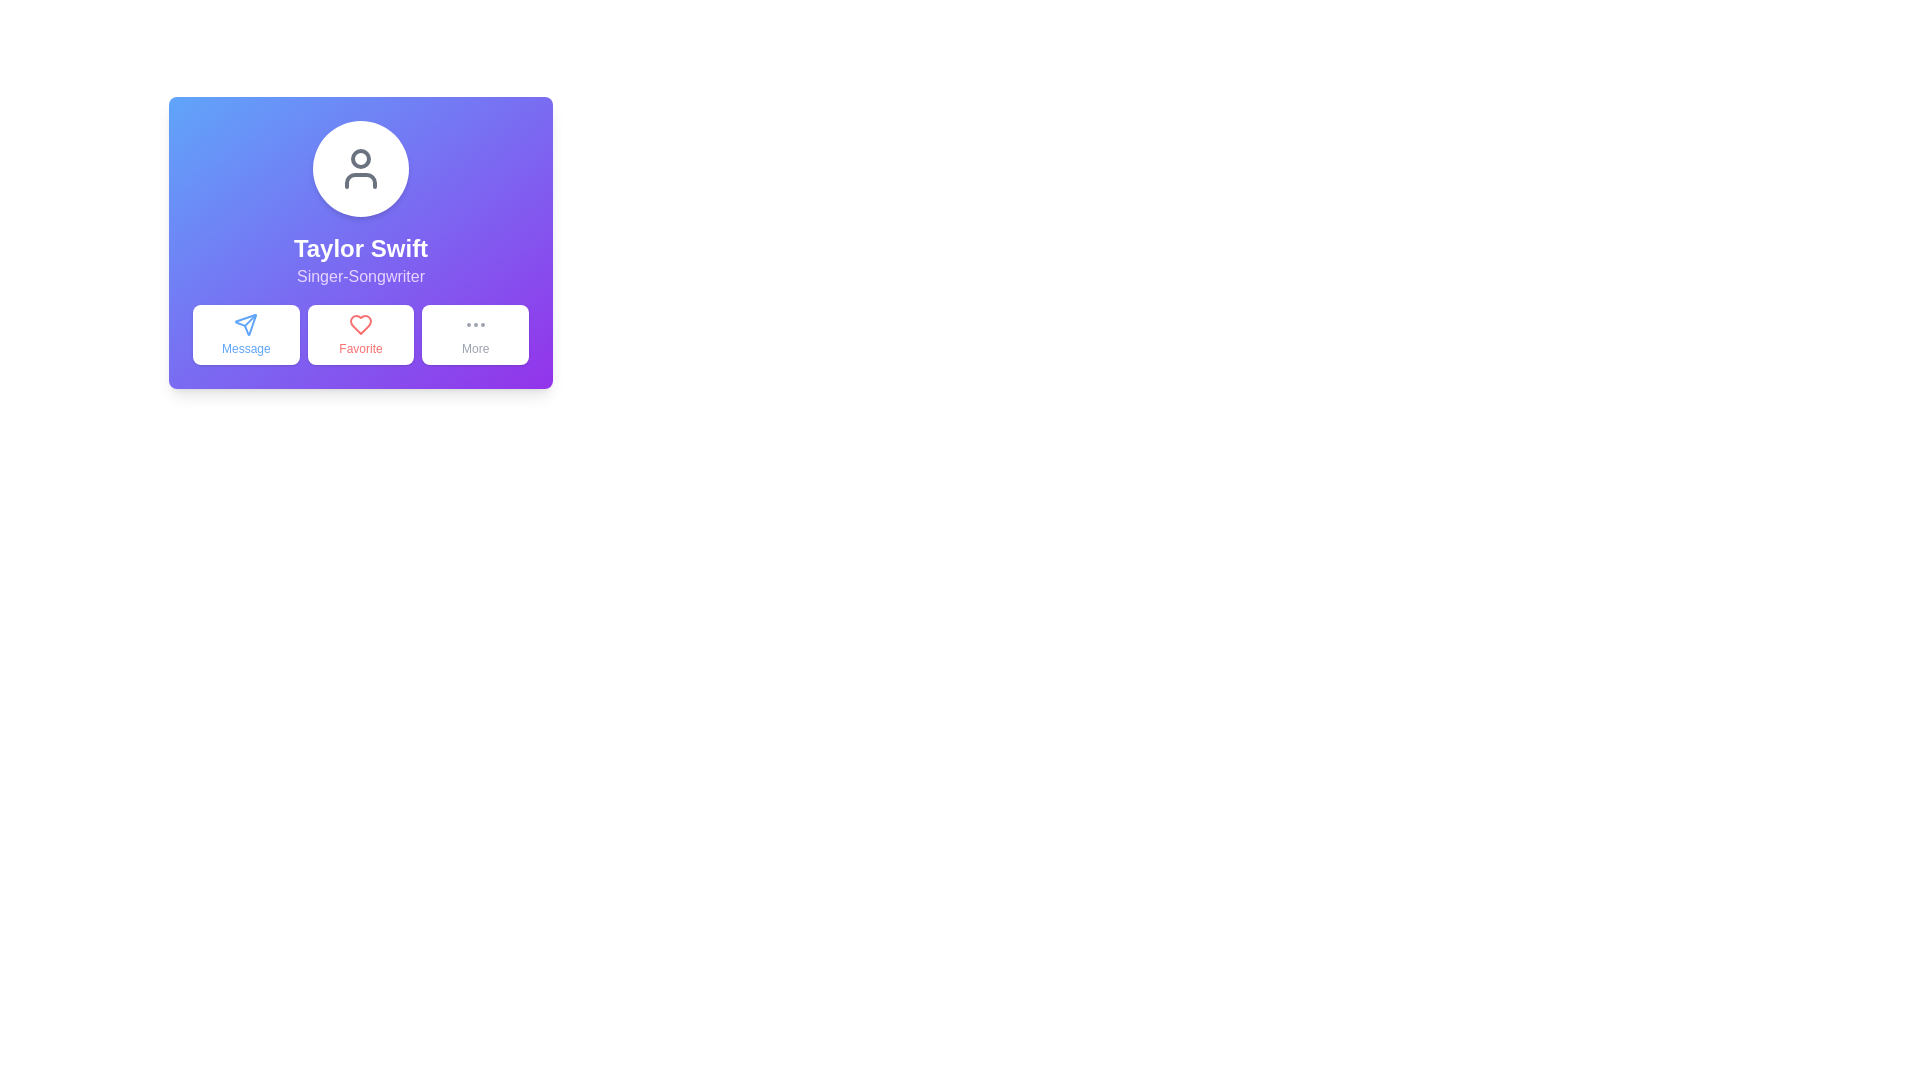  I want to click on the 'Favorite' button, which is the middle button in a set of three buttons with white backgrounds and rounded corners, located at the bottom of a card-like component, so click(360, 334).